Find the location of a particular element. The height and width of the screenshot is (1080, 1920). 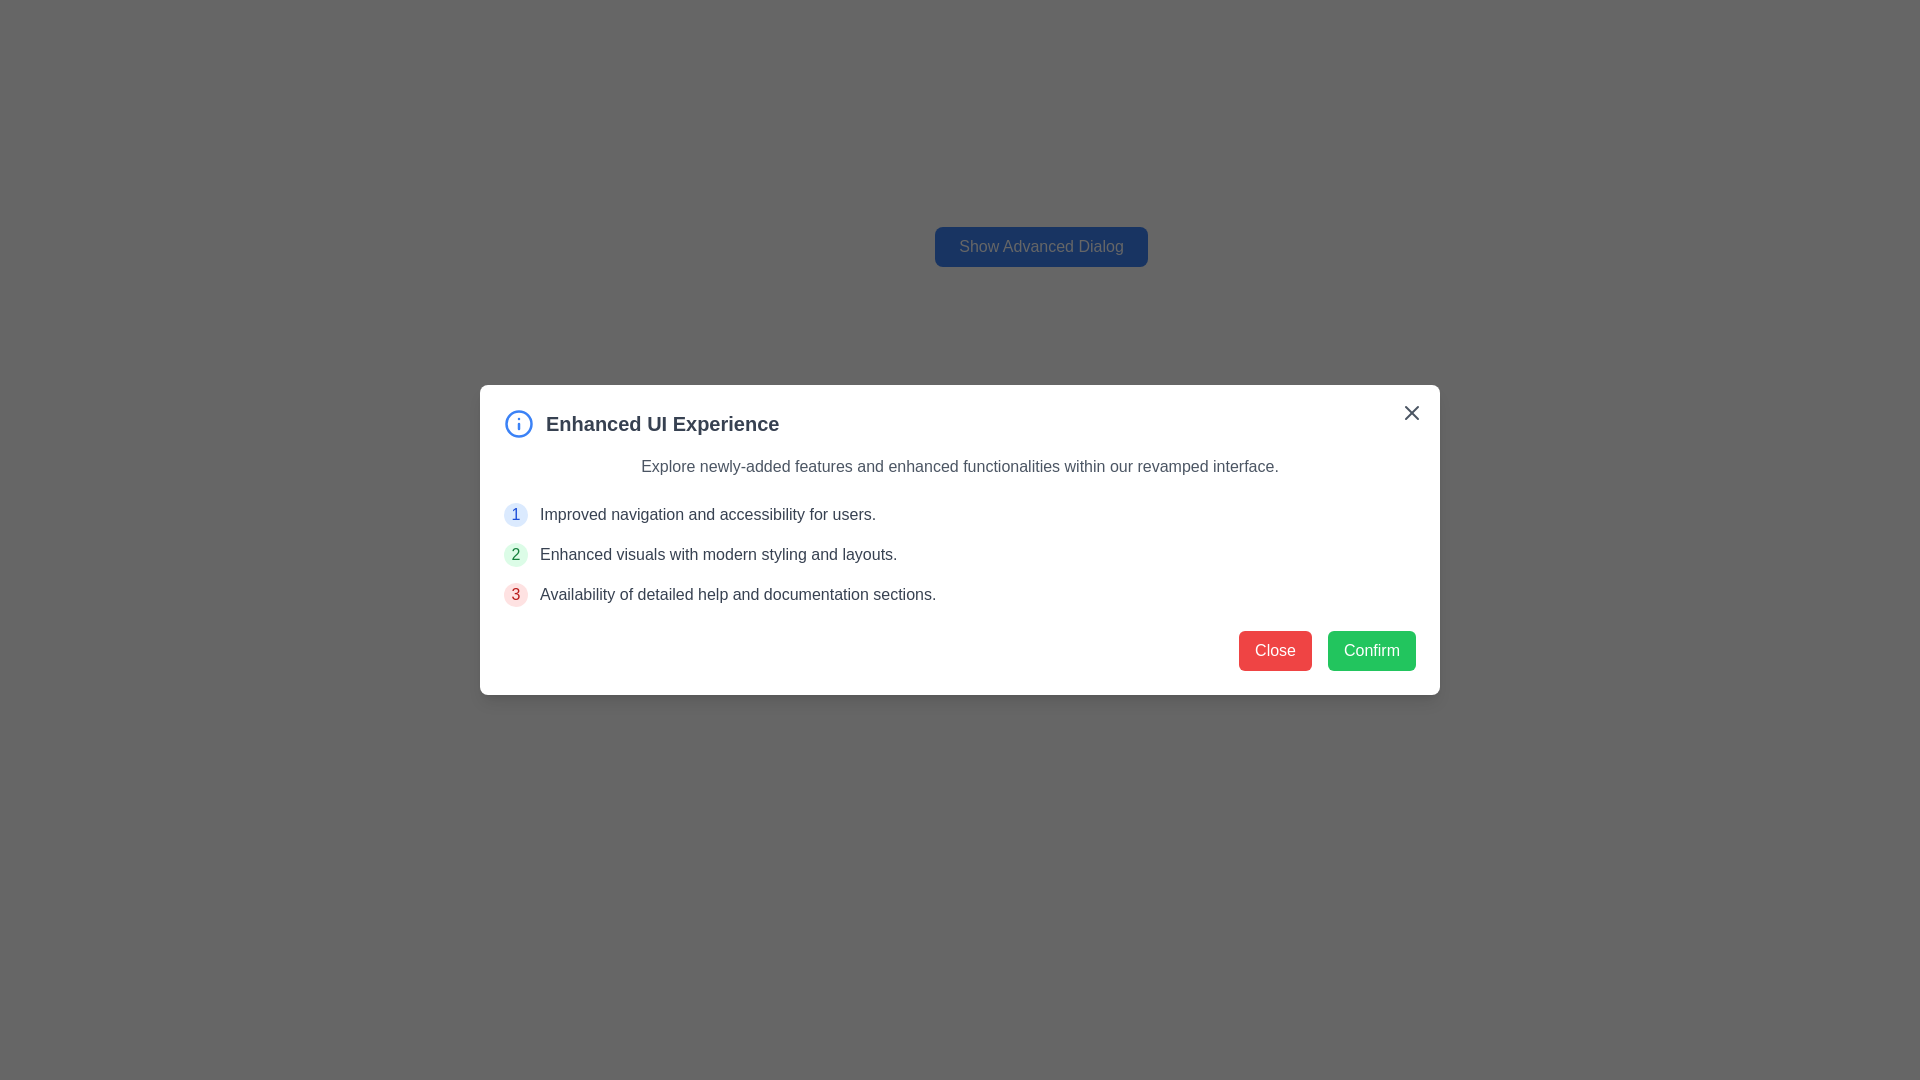

the bold text heading labeled 'Enhanced UI Experience', which is styled prominently in dark gray and located near the top-left of the modal dialog window is located at coordinates (662, 423).